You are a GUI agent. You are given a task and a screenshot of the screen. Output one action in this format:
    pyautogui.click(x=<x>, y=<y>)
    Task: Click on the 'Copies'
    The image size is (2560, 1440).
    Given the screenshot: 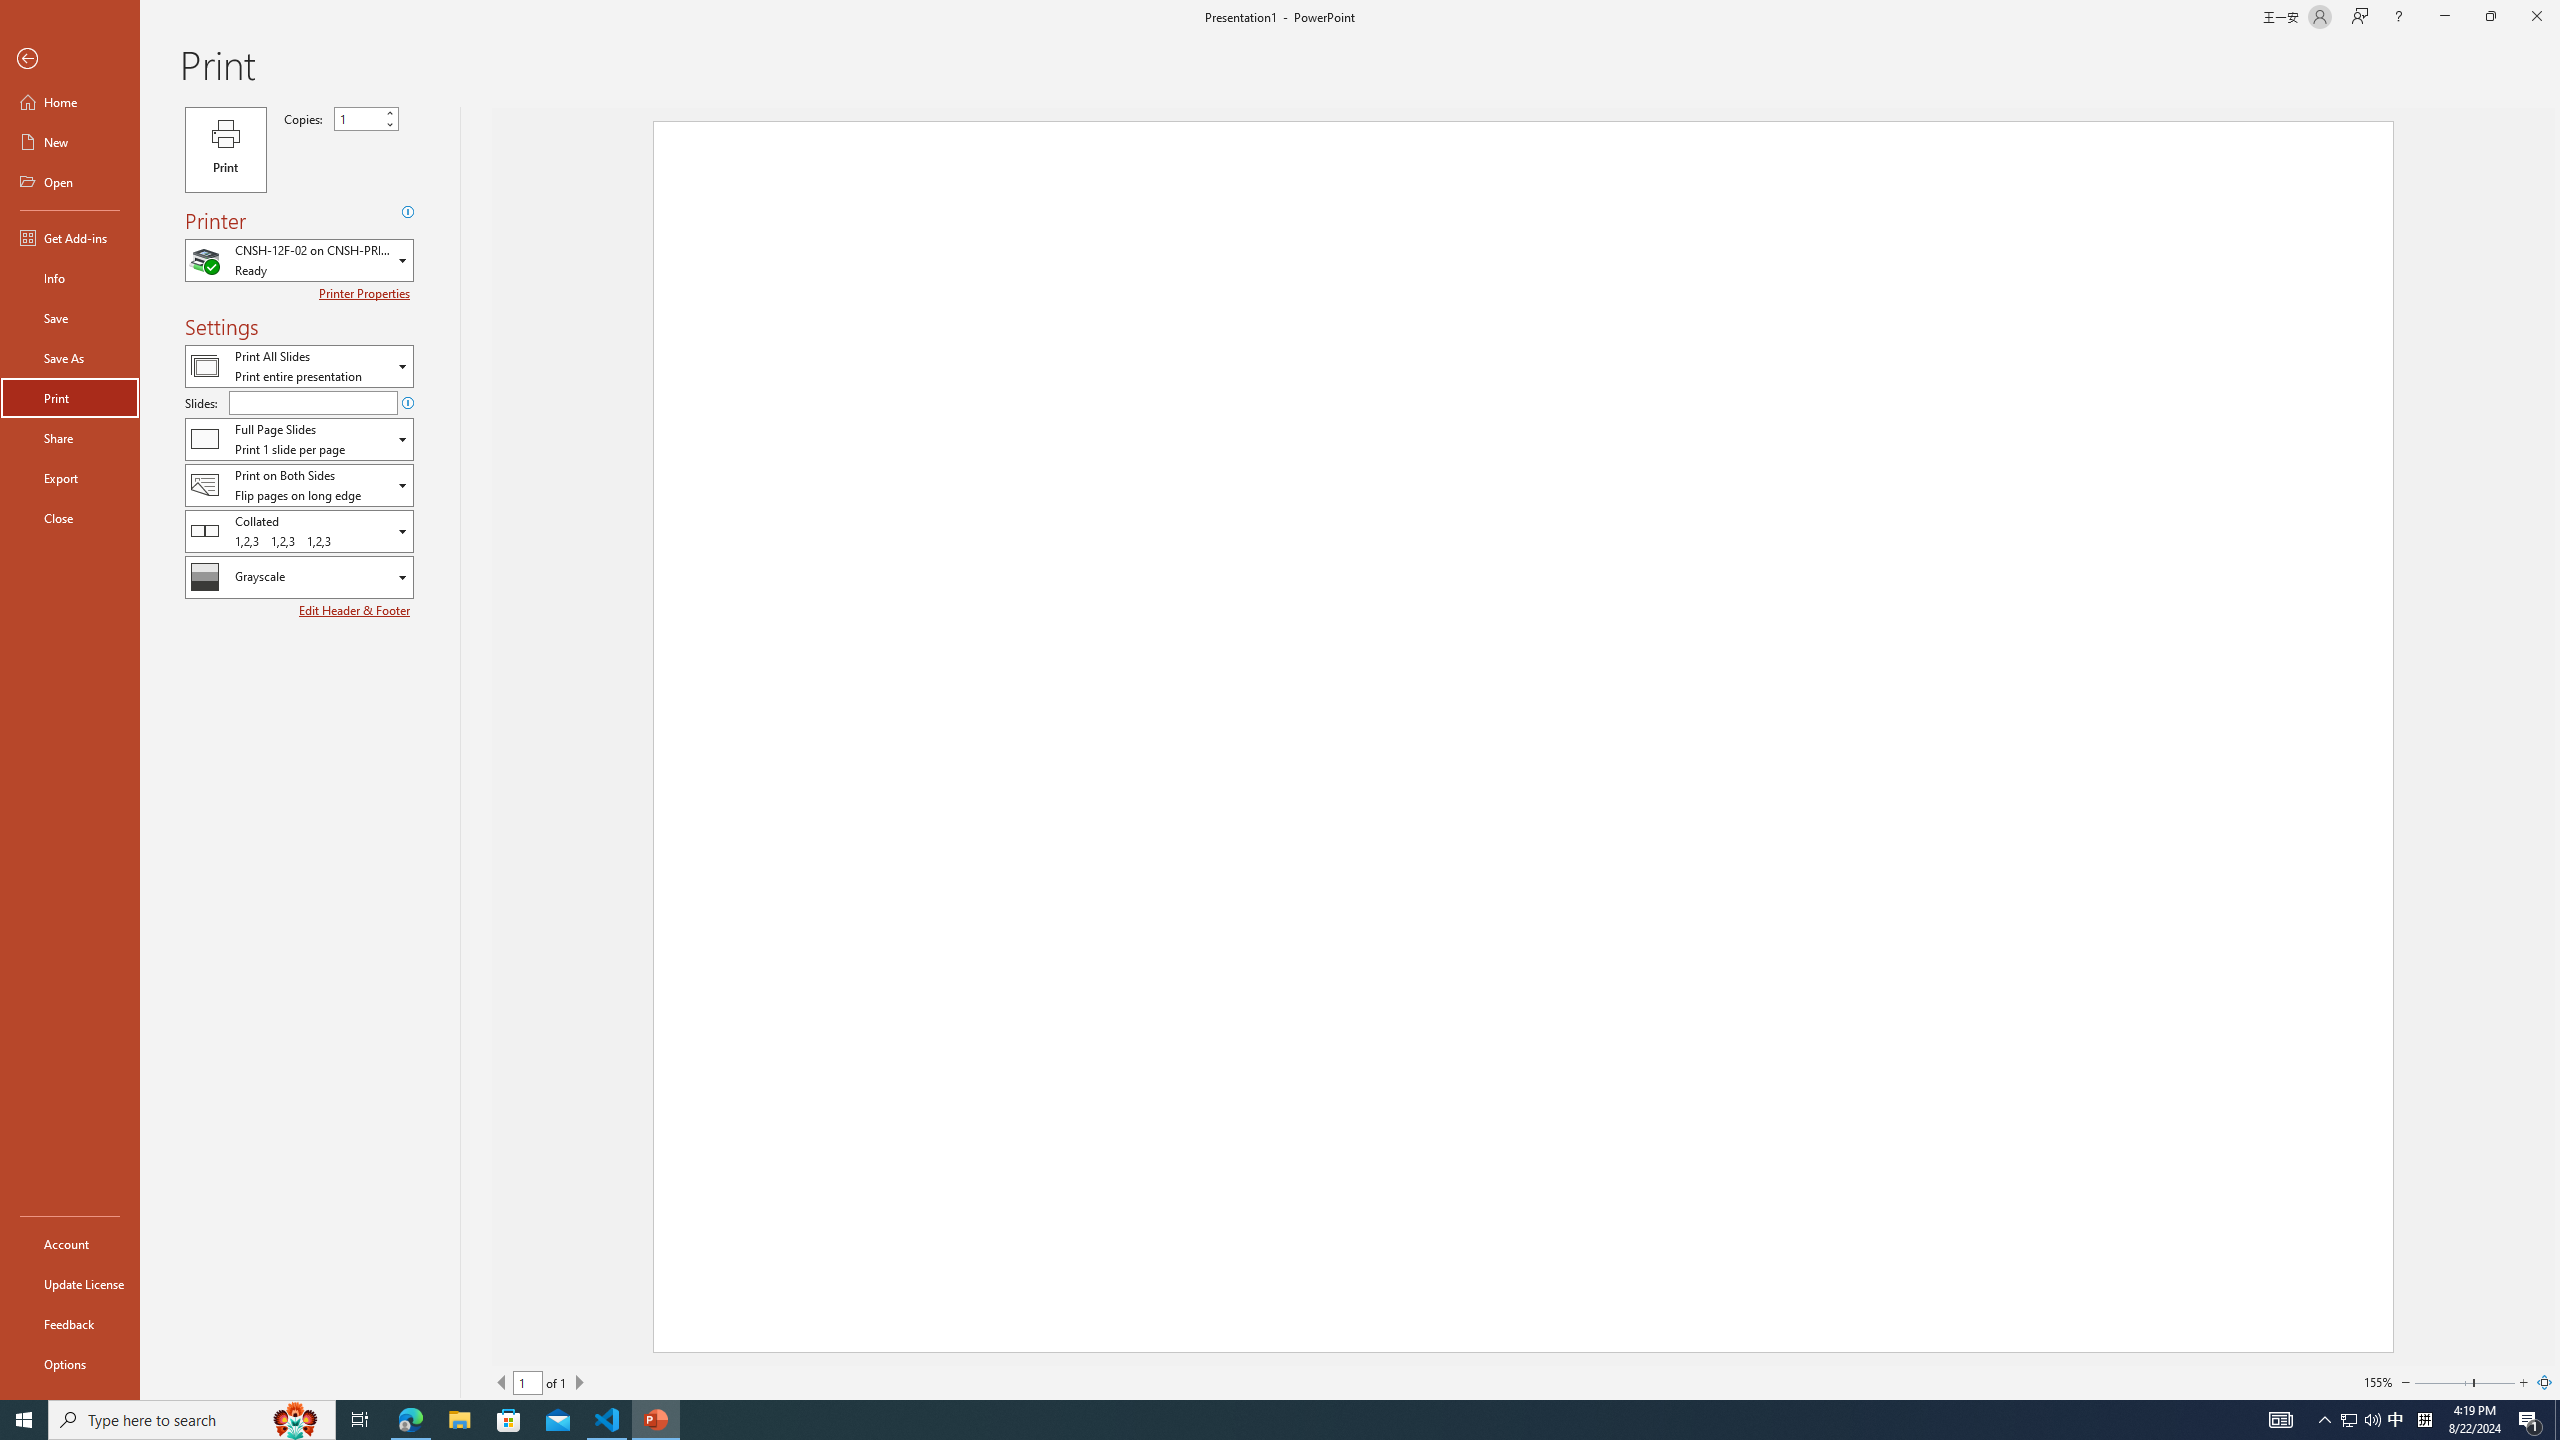 What is the action you would take?
    pyautogui.click(x=358, y=118)
    